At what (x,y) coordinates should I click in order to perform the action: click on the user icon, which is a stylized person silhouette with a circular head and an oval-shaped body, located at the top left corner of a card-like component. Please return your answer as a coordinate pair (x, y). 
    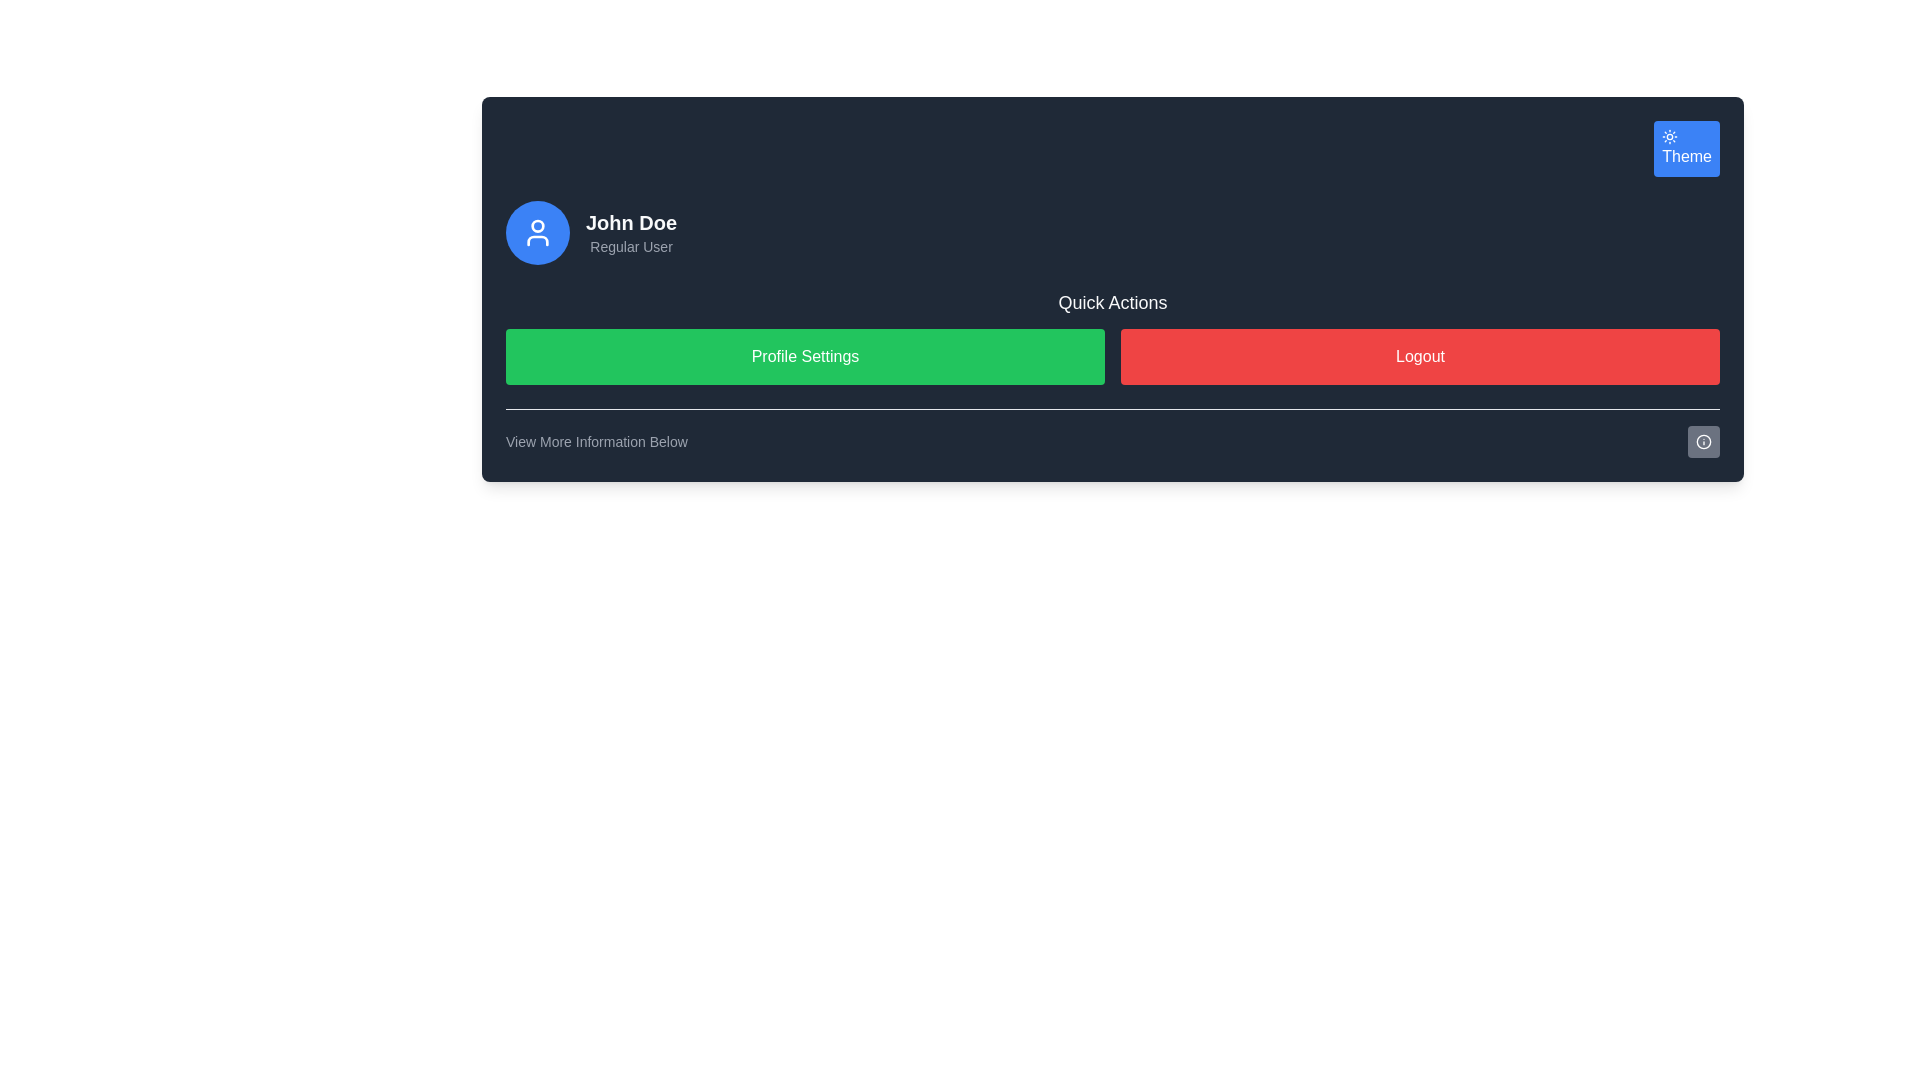
    Looking at the image, I should click on (537, 231).